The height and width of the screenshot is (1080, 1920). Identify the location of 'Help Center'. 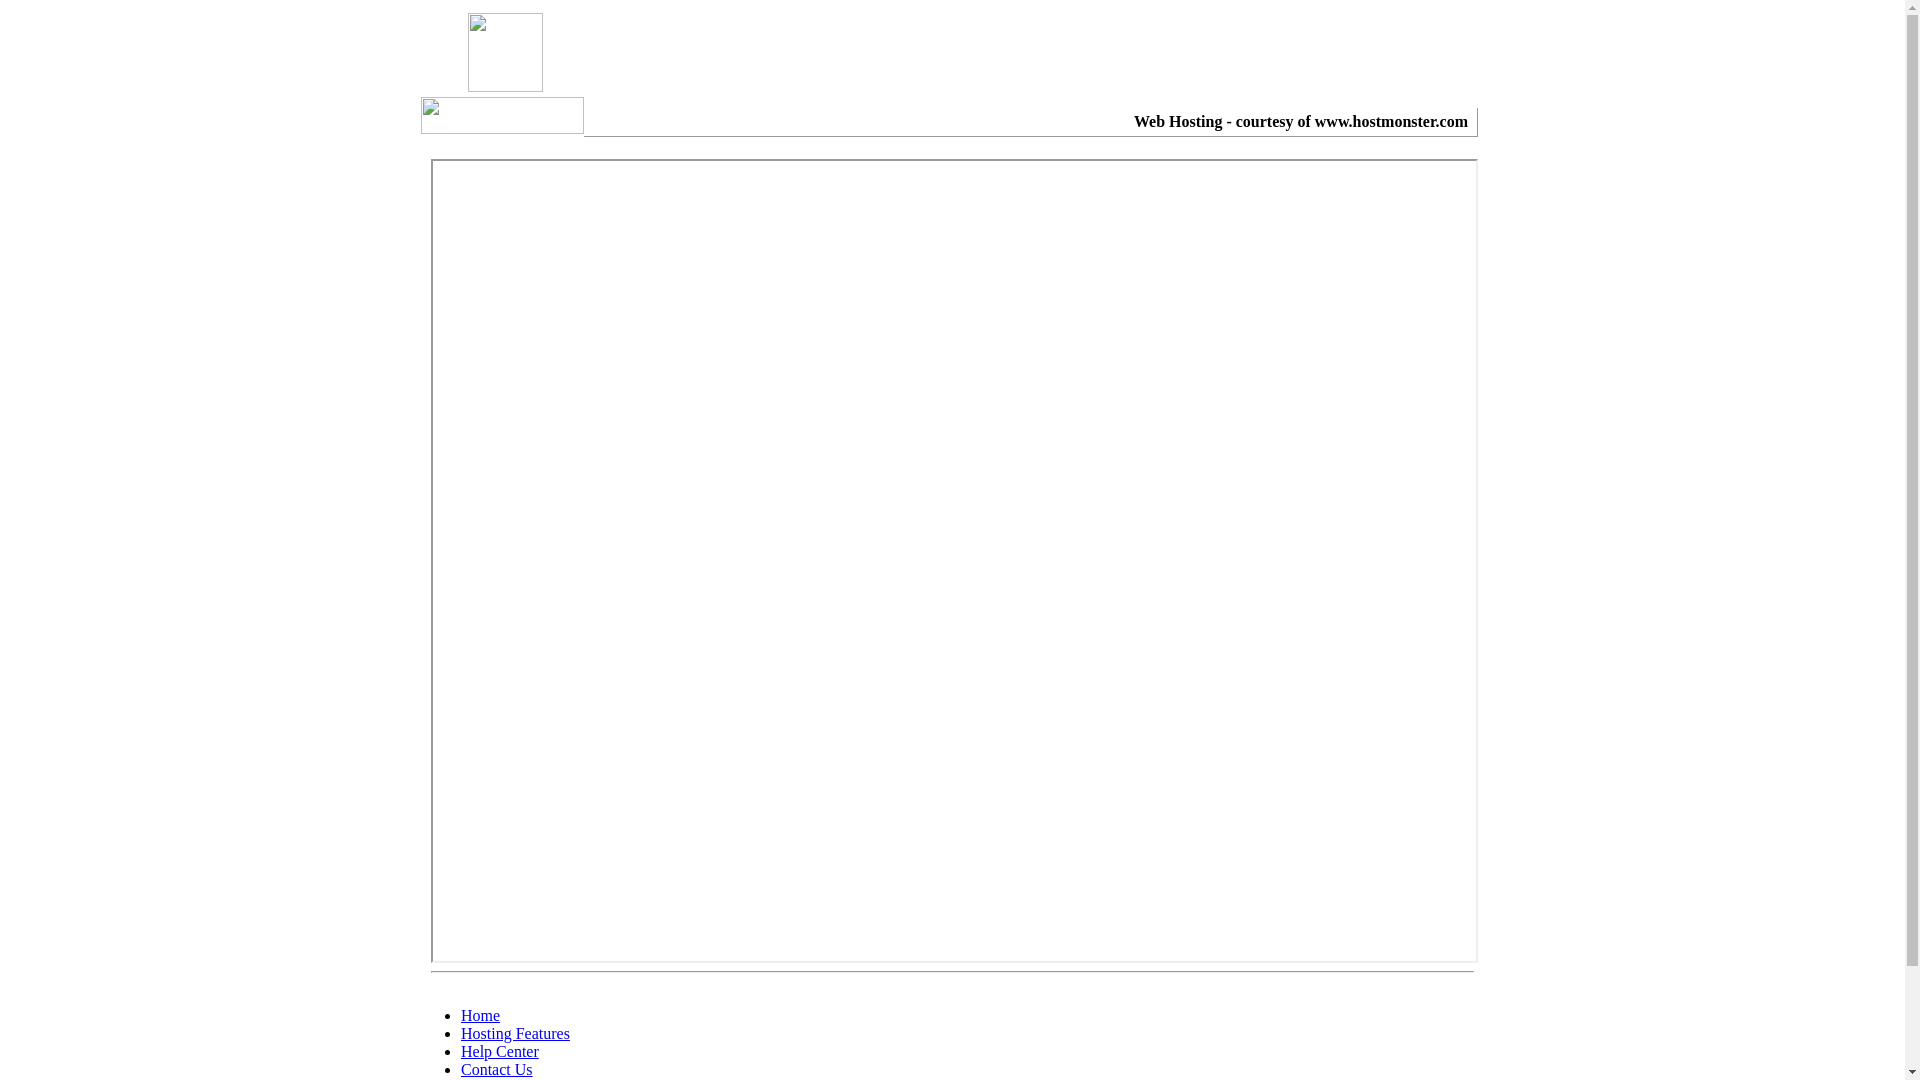
(499, 1050).